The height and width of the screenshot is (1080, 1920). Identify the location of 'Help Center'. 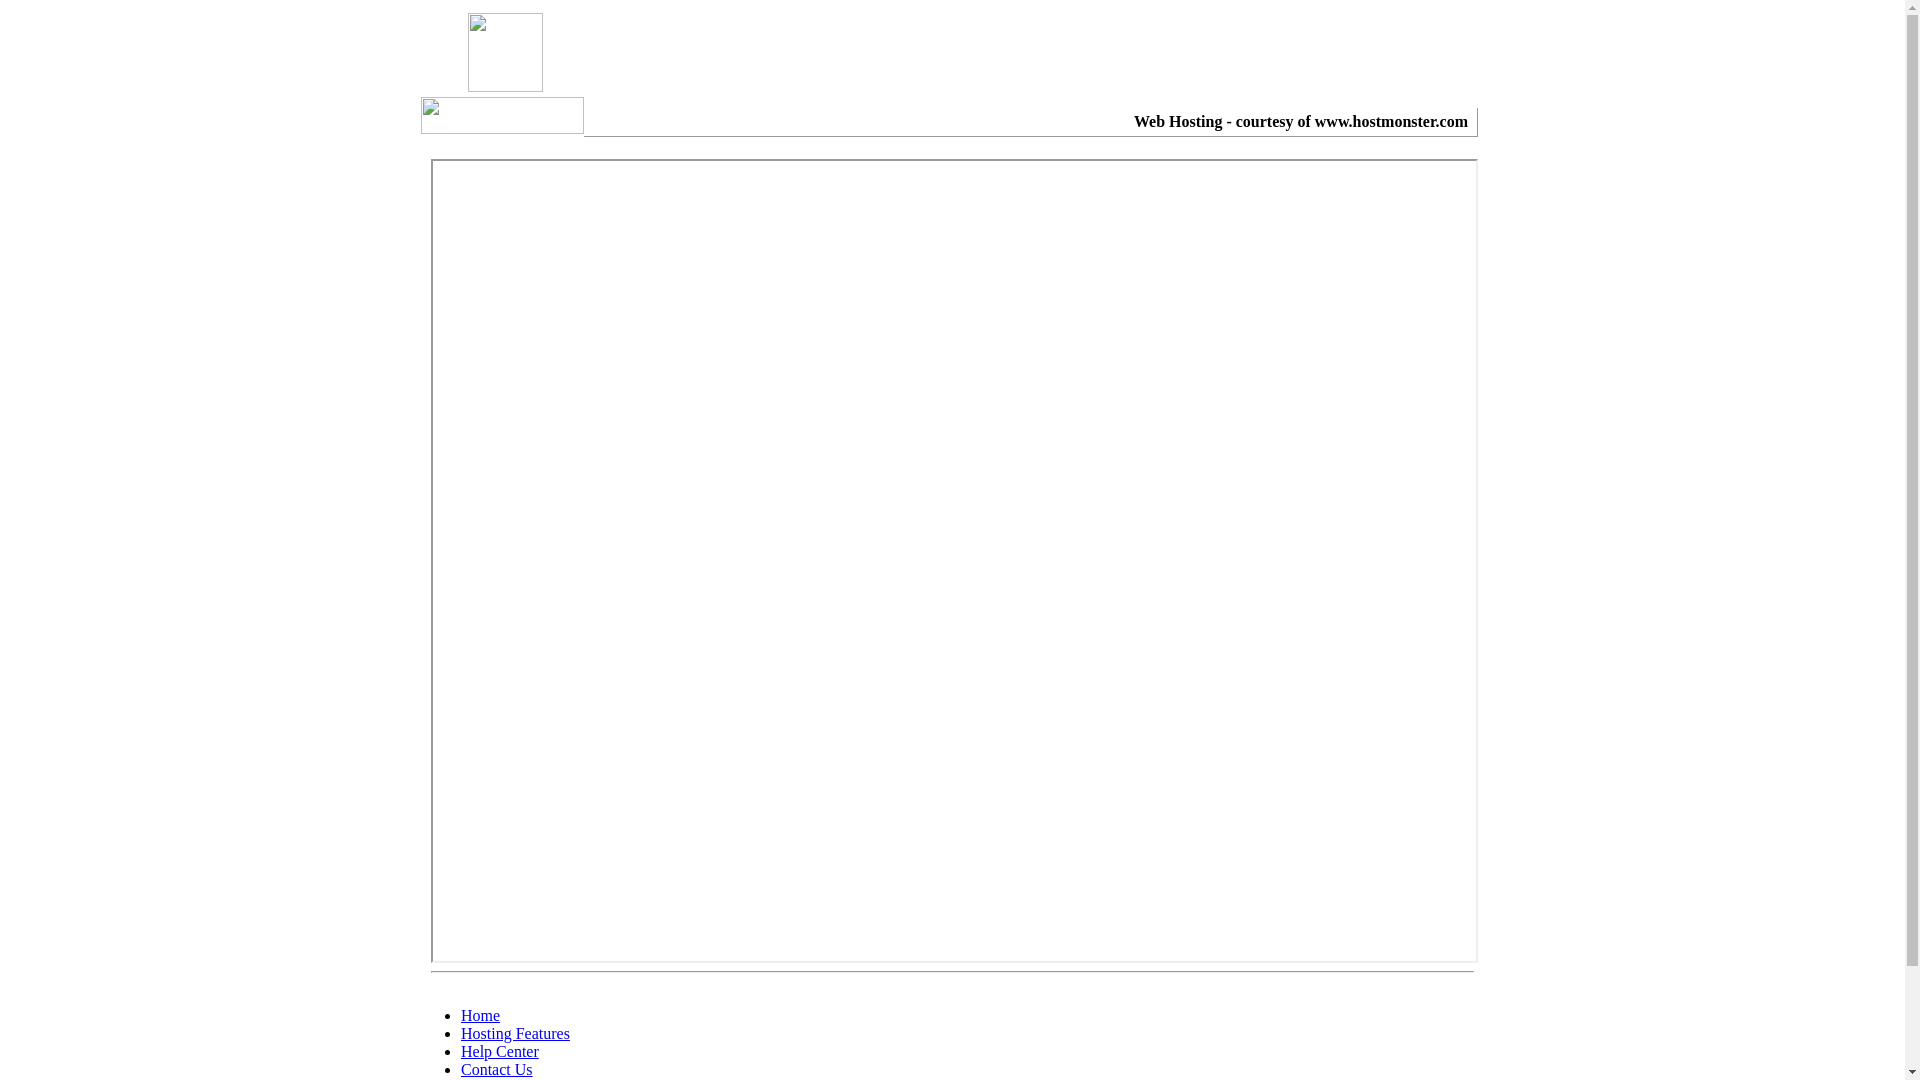
(499, 1050).